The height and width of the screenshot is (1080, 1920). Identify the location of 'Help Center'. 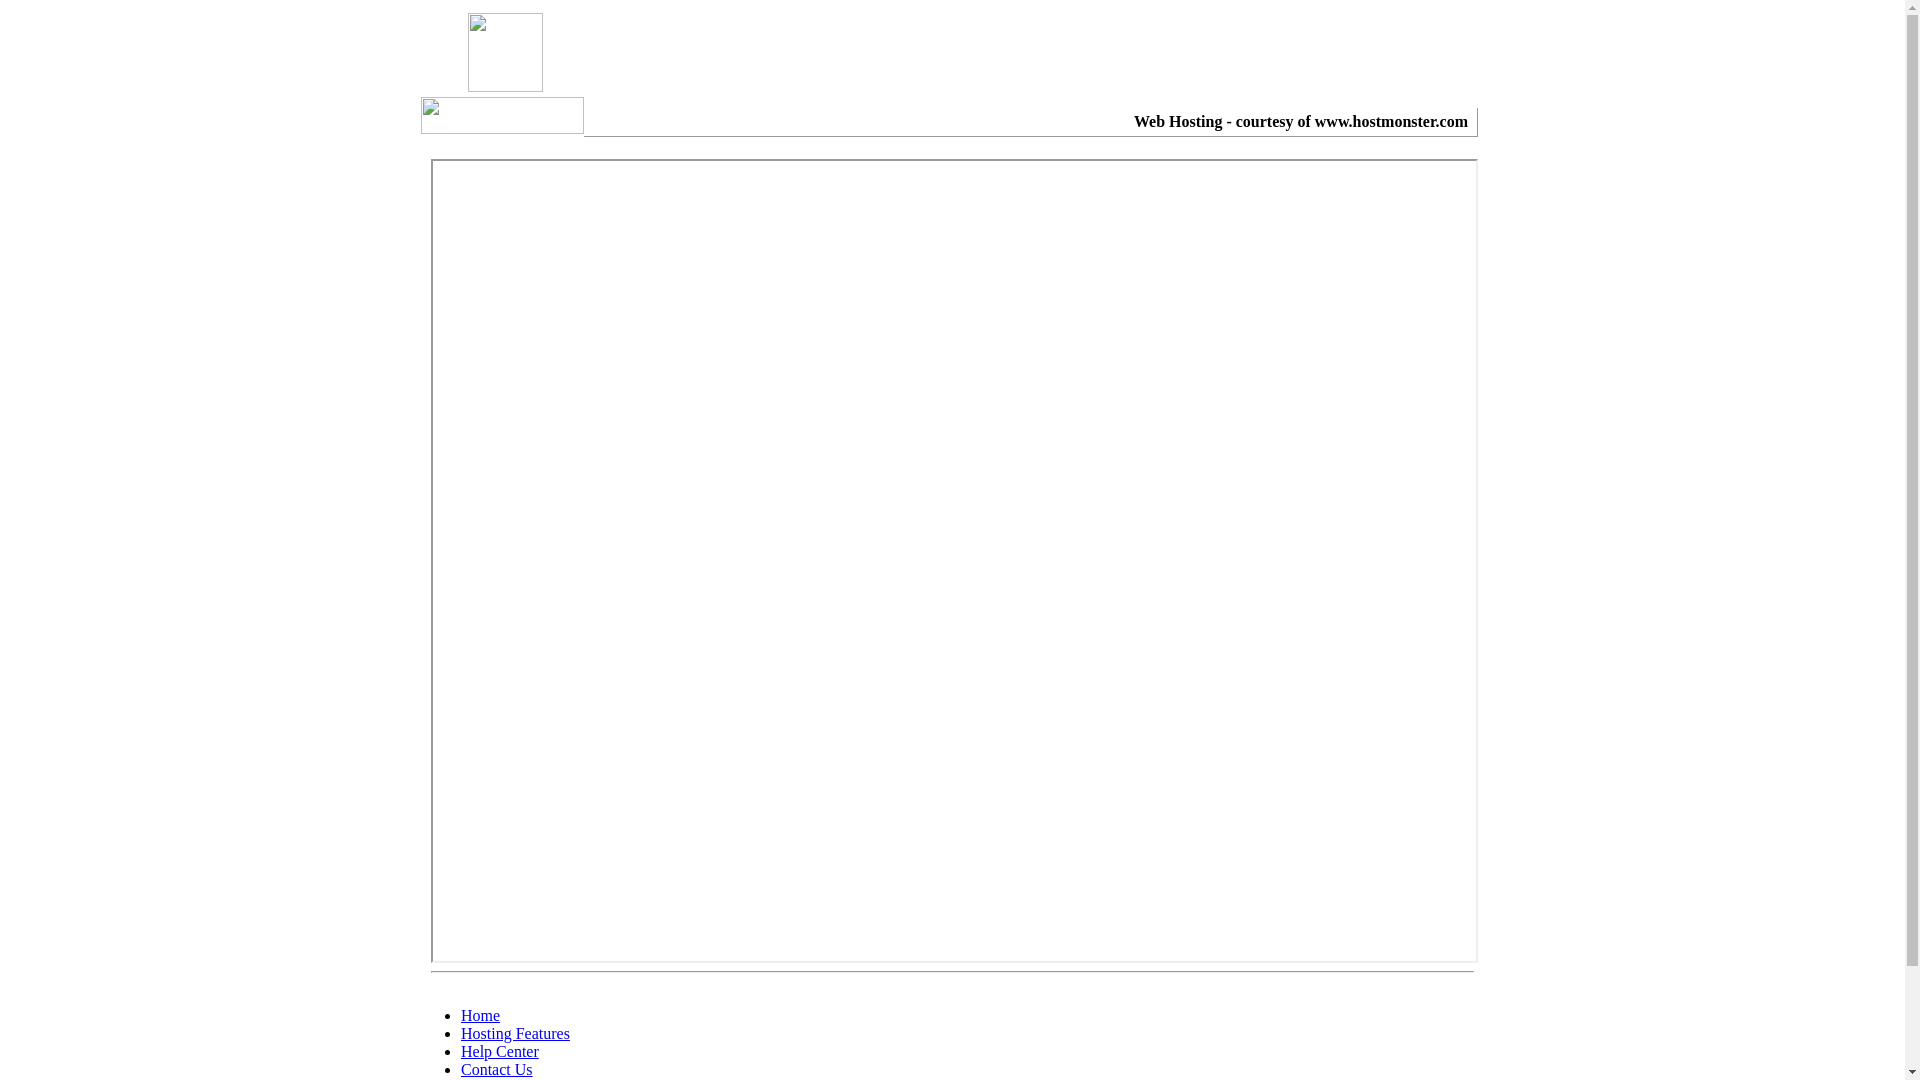
(499, 1050).